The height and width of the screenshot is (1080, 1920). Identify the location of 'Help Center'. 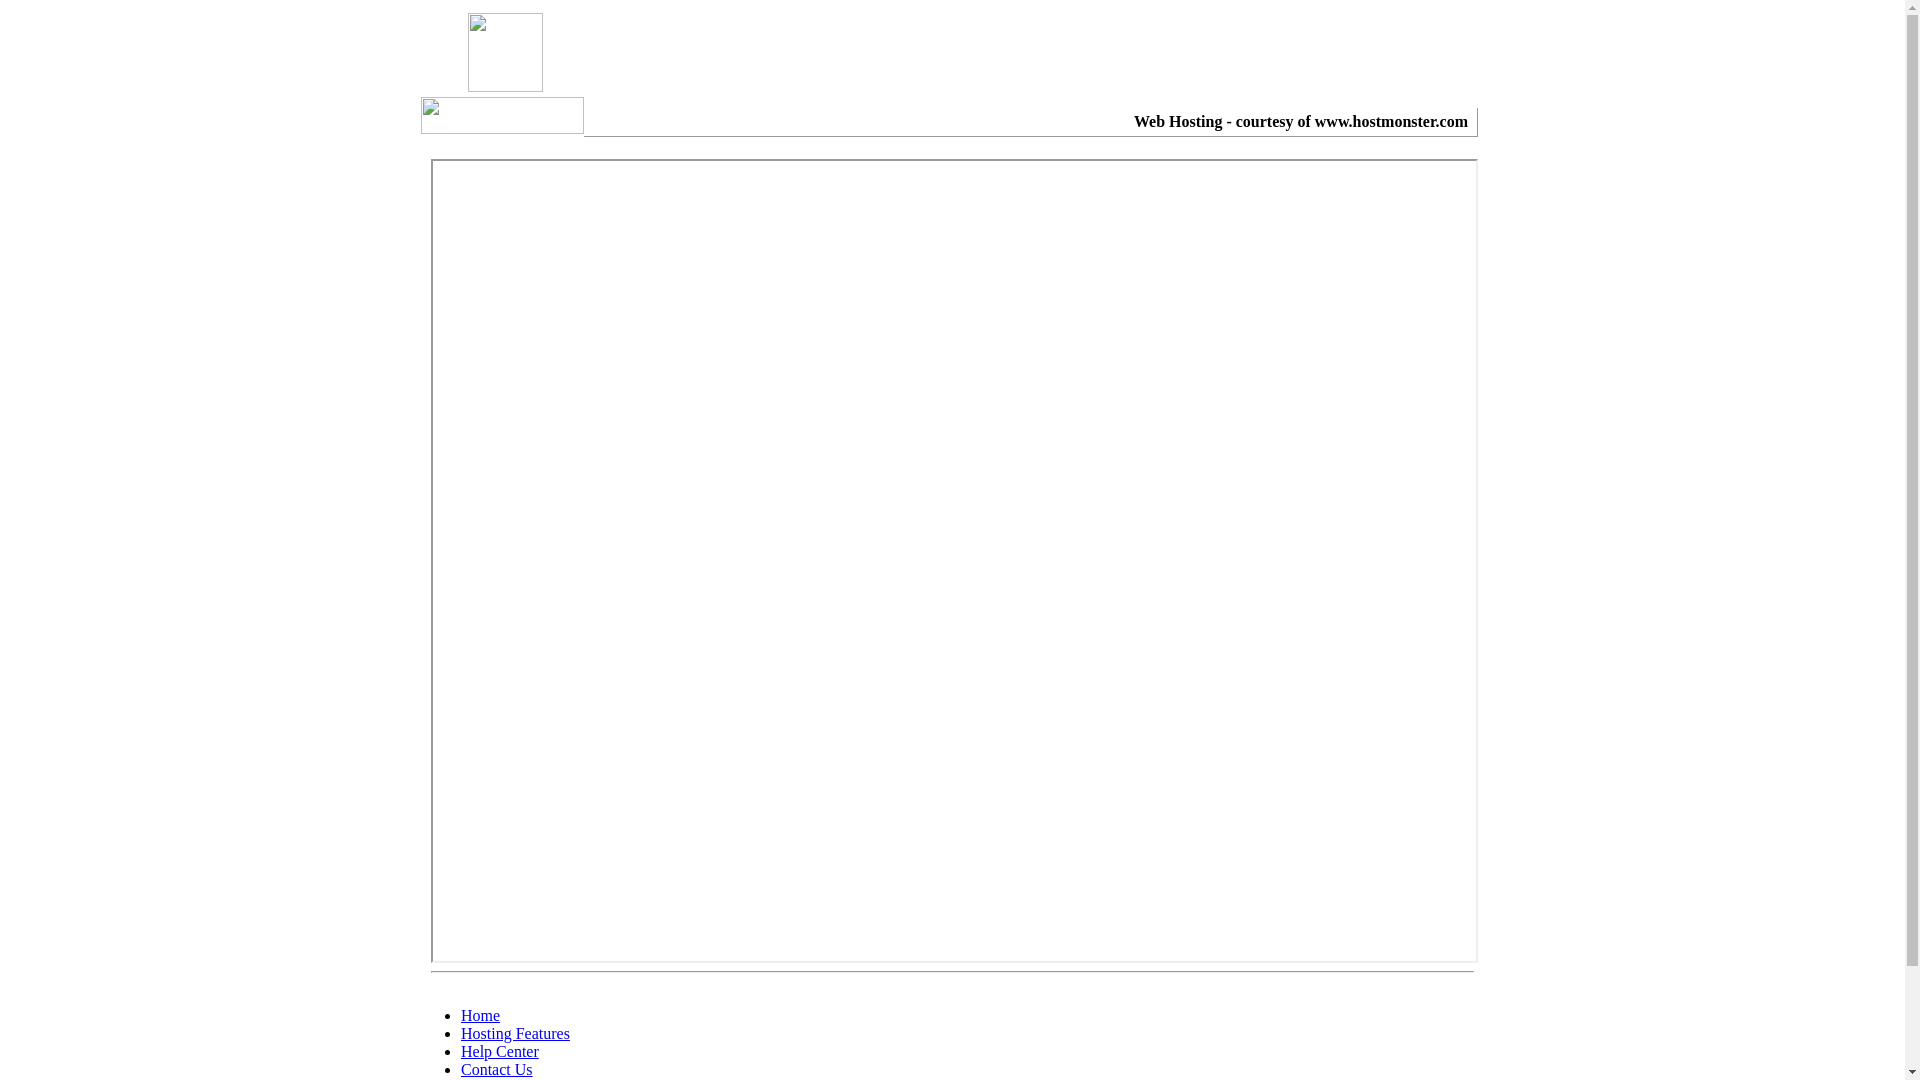
(499, 1050).